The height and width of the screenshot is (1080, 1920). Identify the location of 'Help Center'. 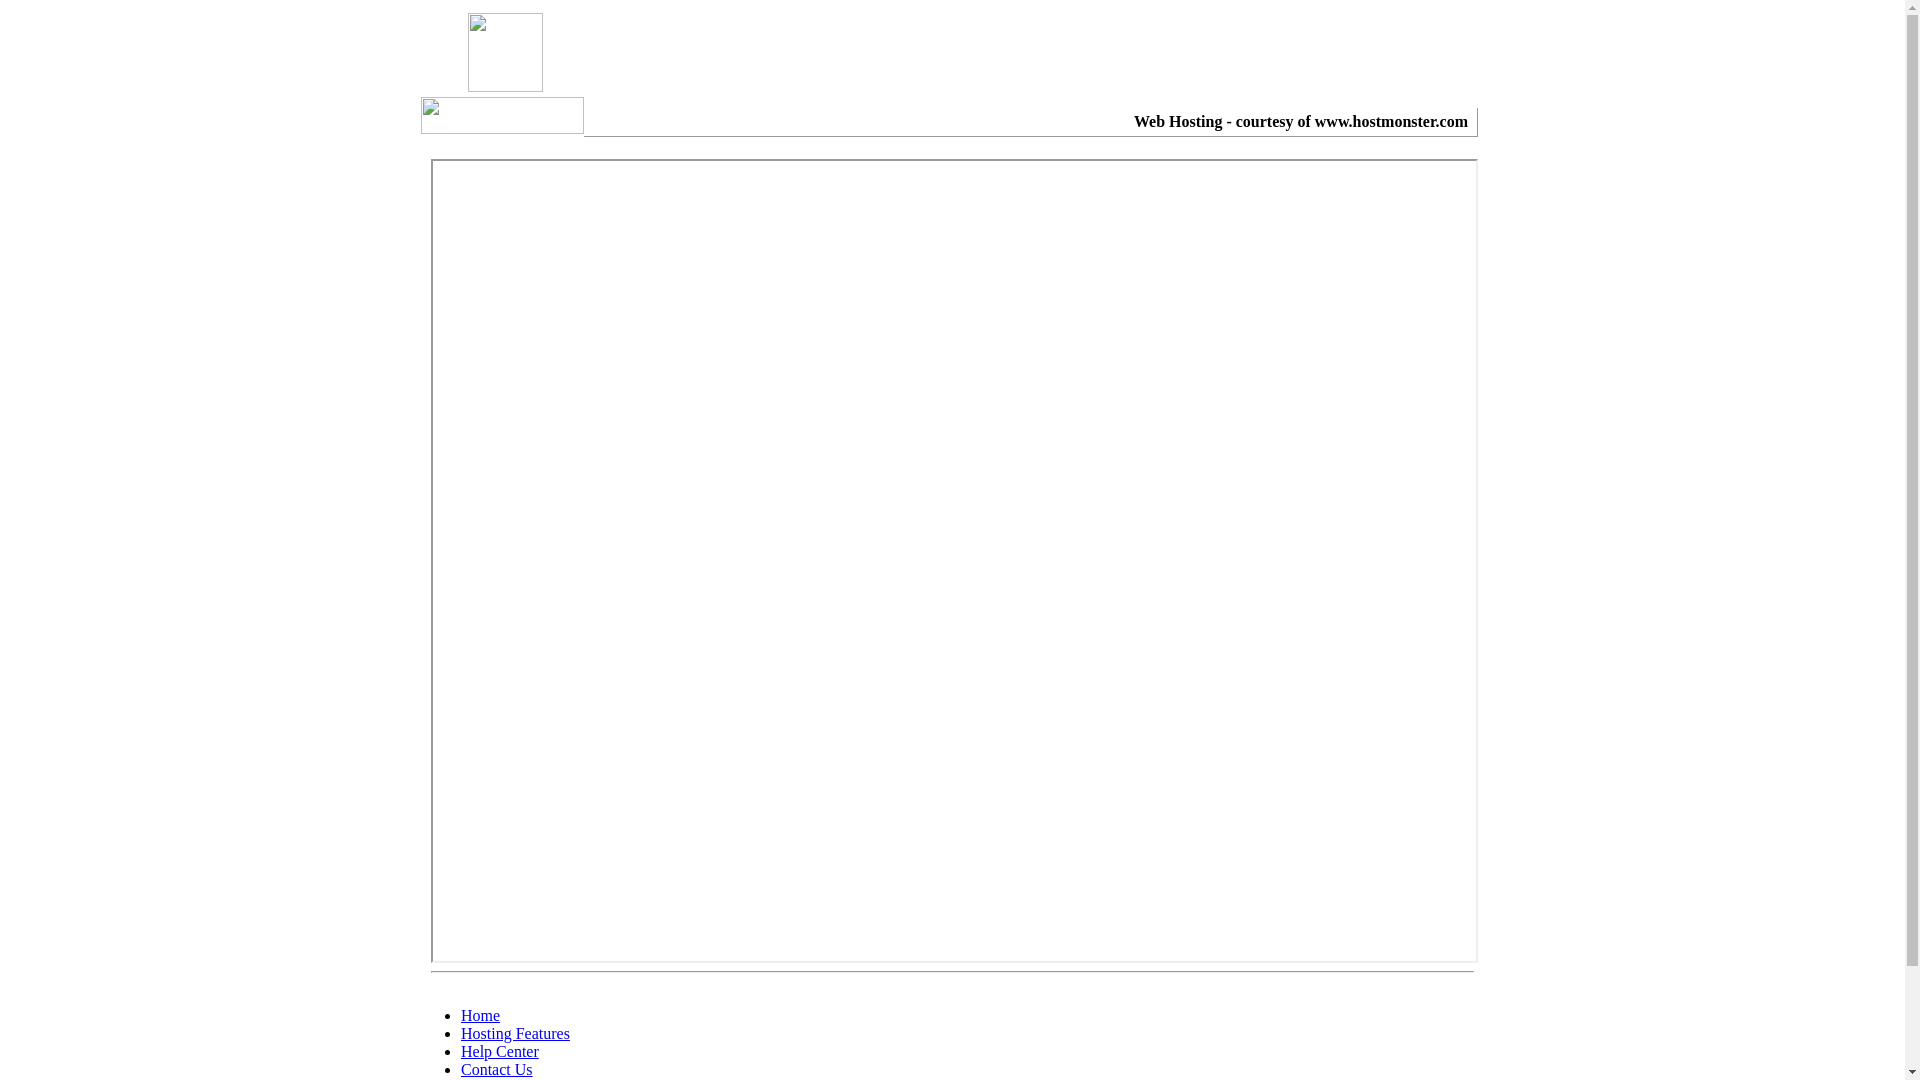
(499, 1050).